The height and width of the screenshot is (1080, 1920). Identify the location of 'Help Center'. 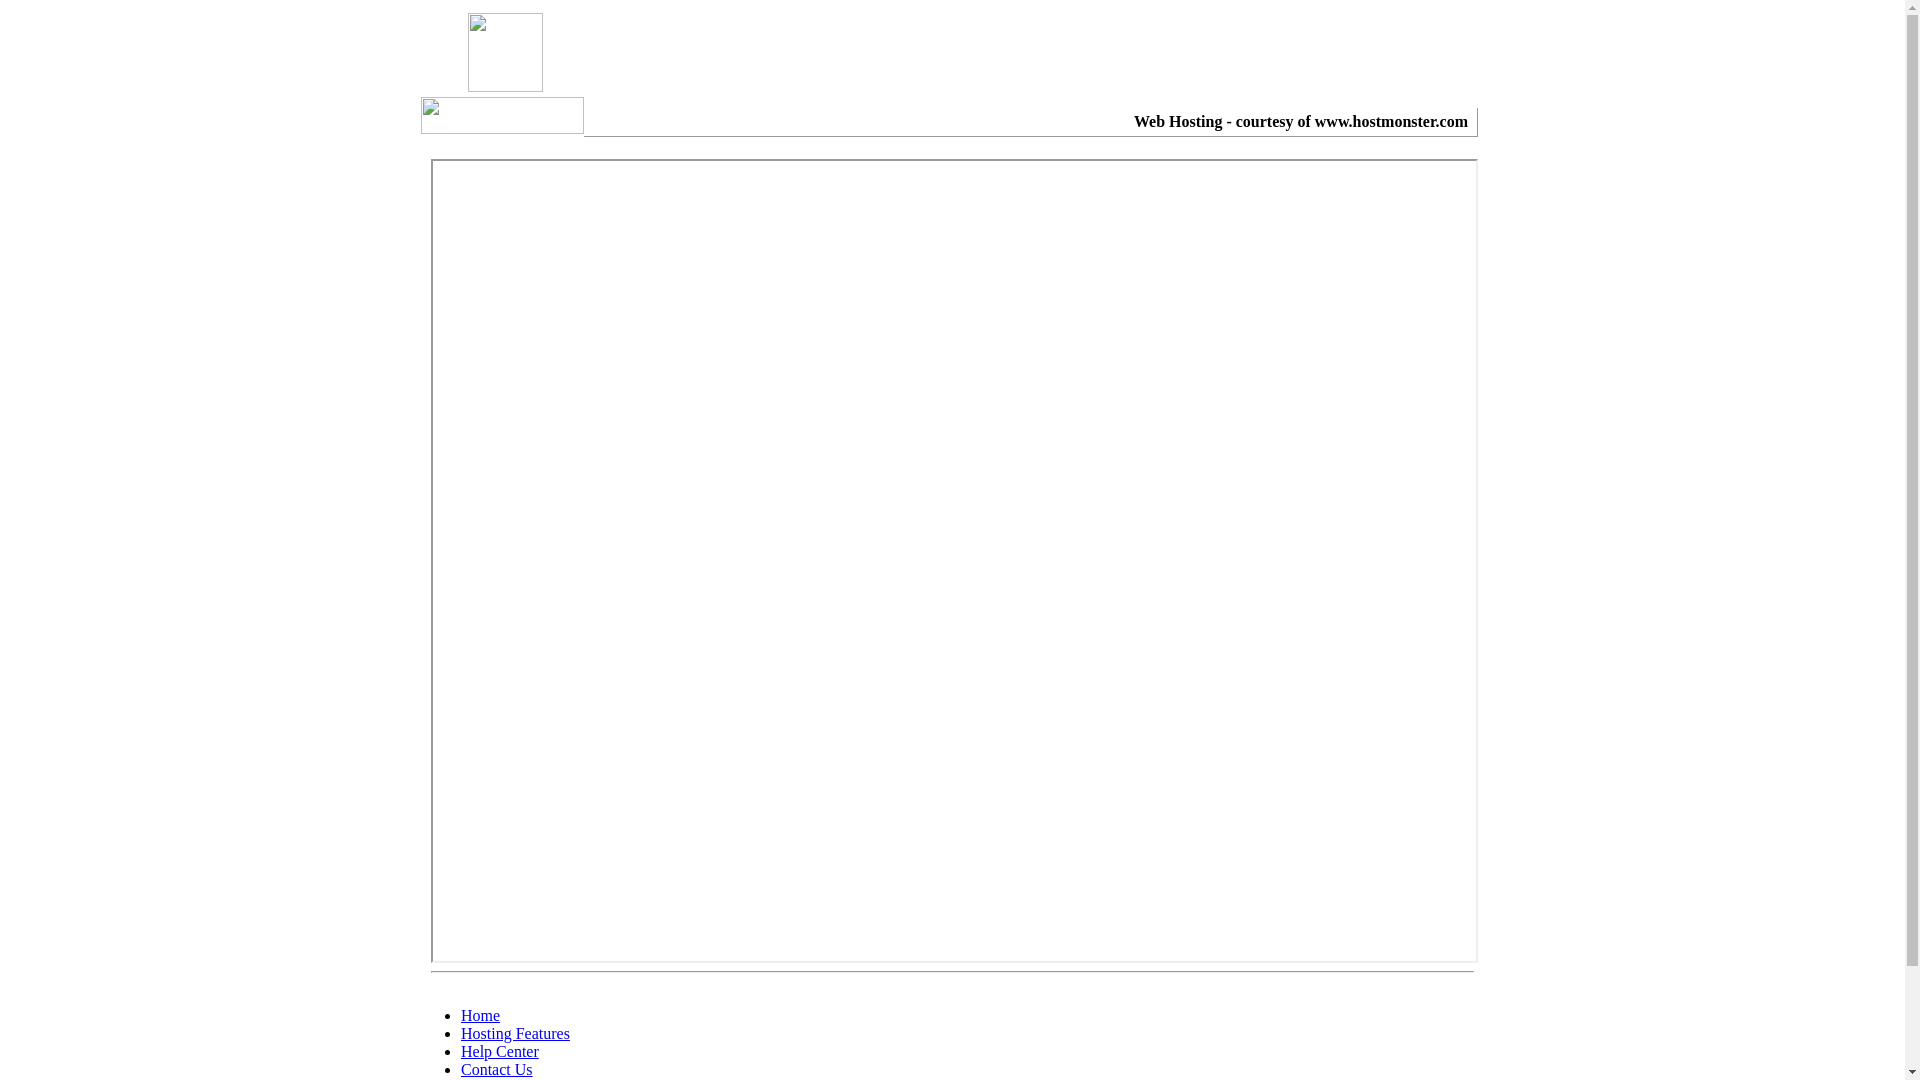
(499, 1050).